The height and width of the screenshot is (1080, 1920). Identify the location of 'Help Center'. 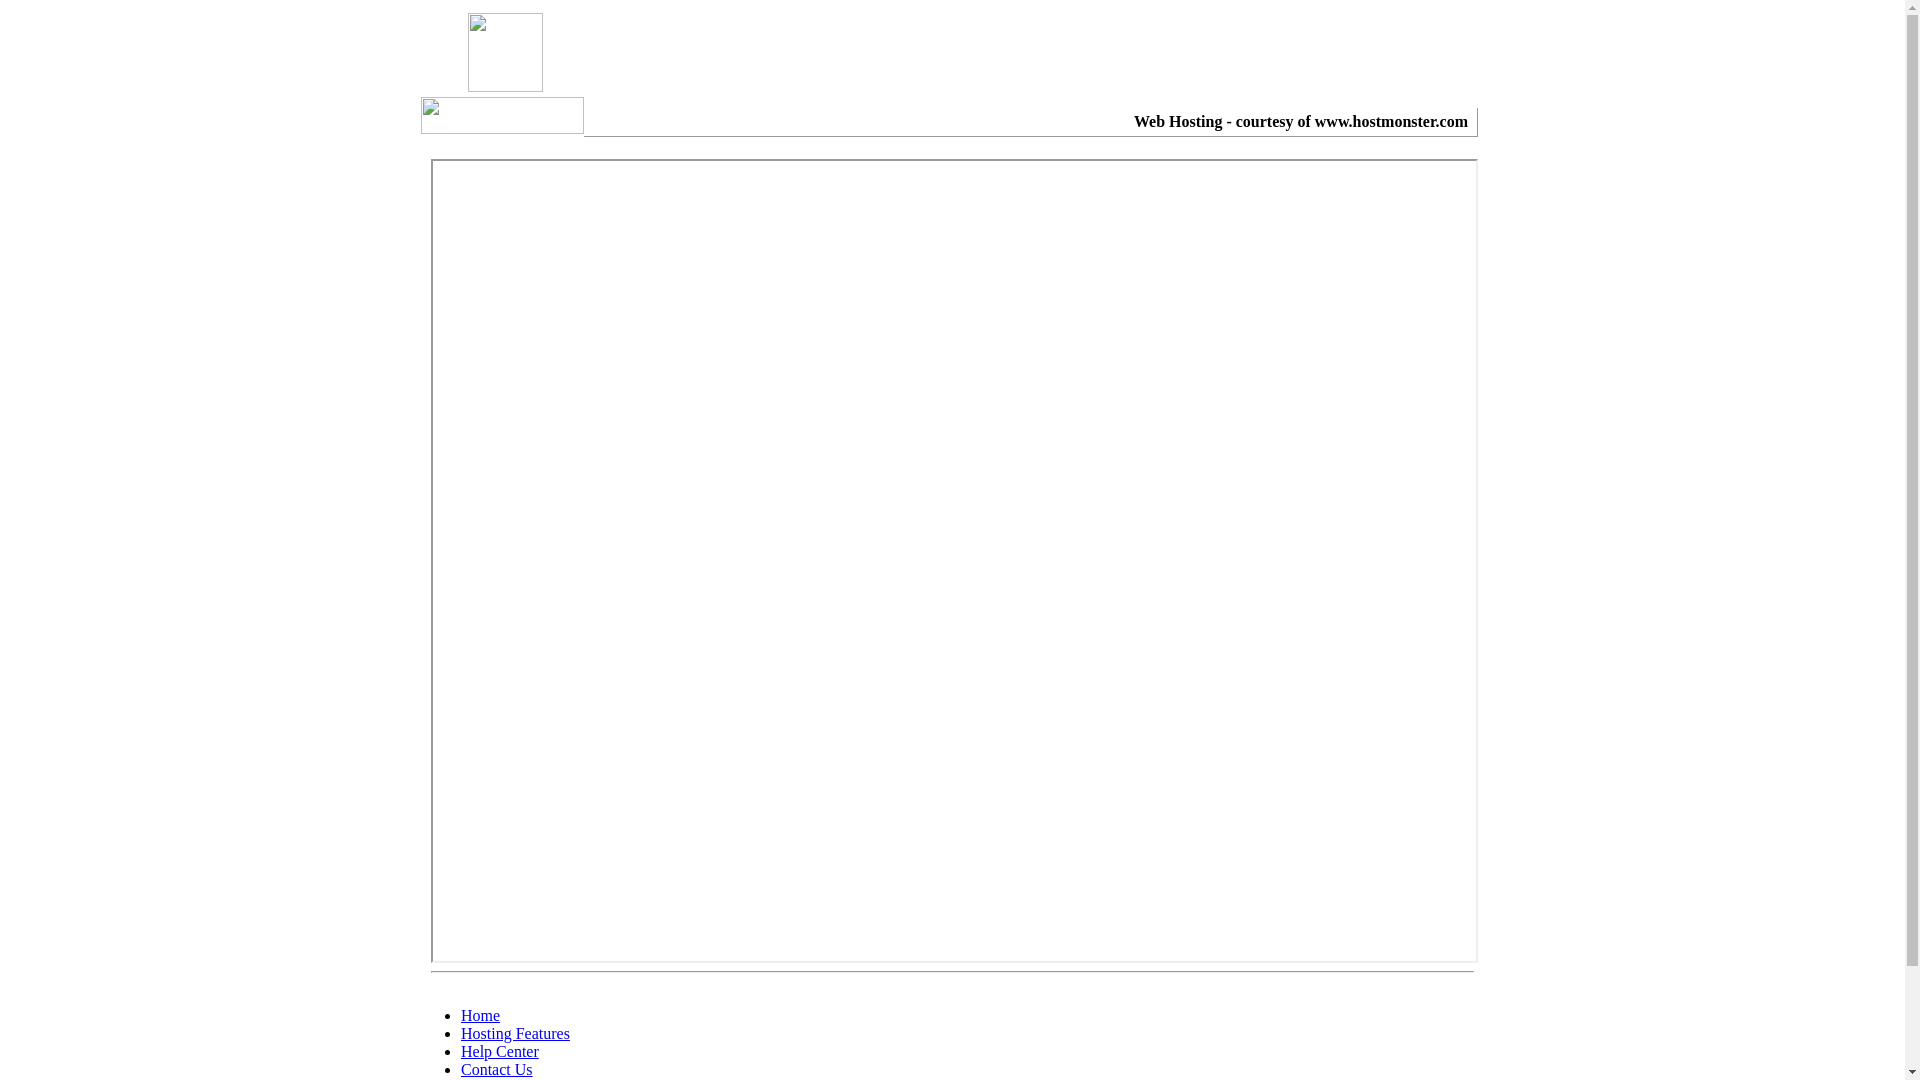
(499, 1050).